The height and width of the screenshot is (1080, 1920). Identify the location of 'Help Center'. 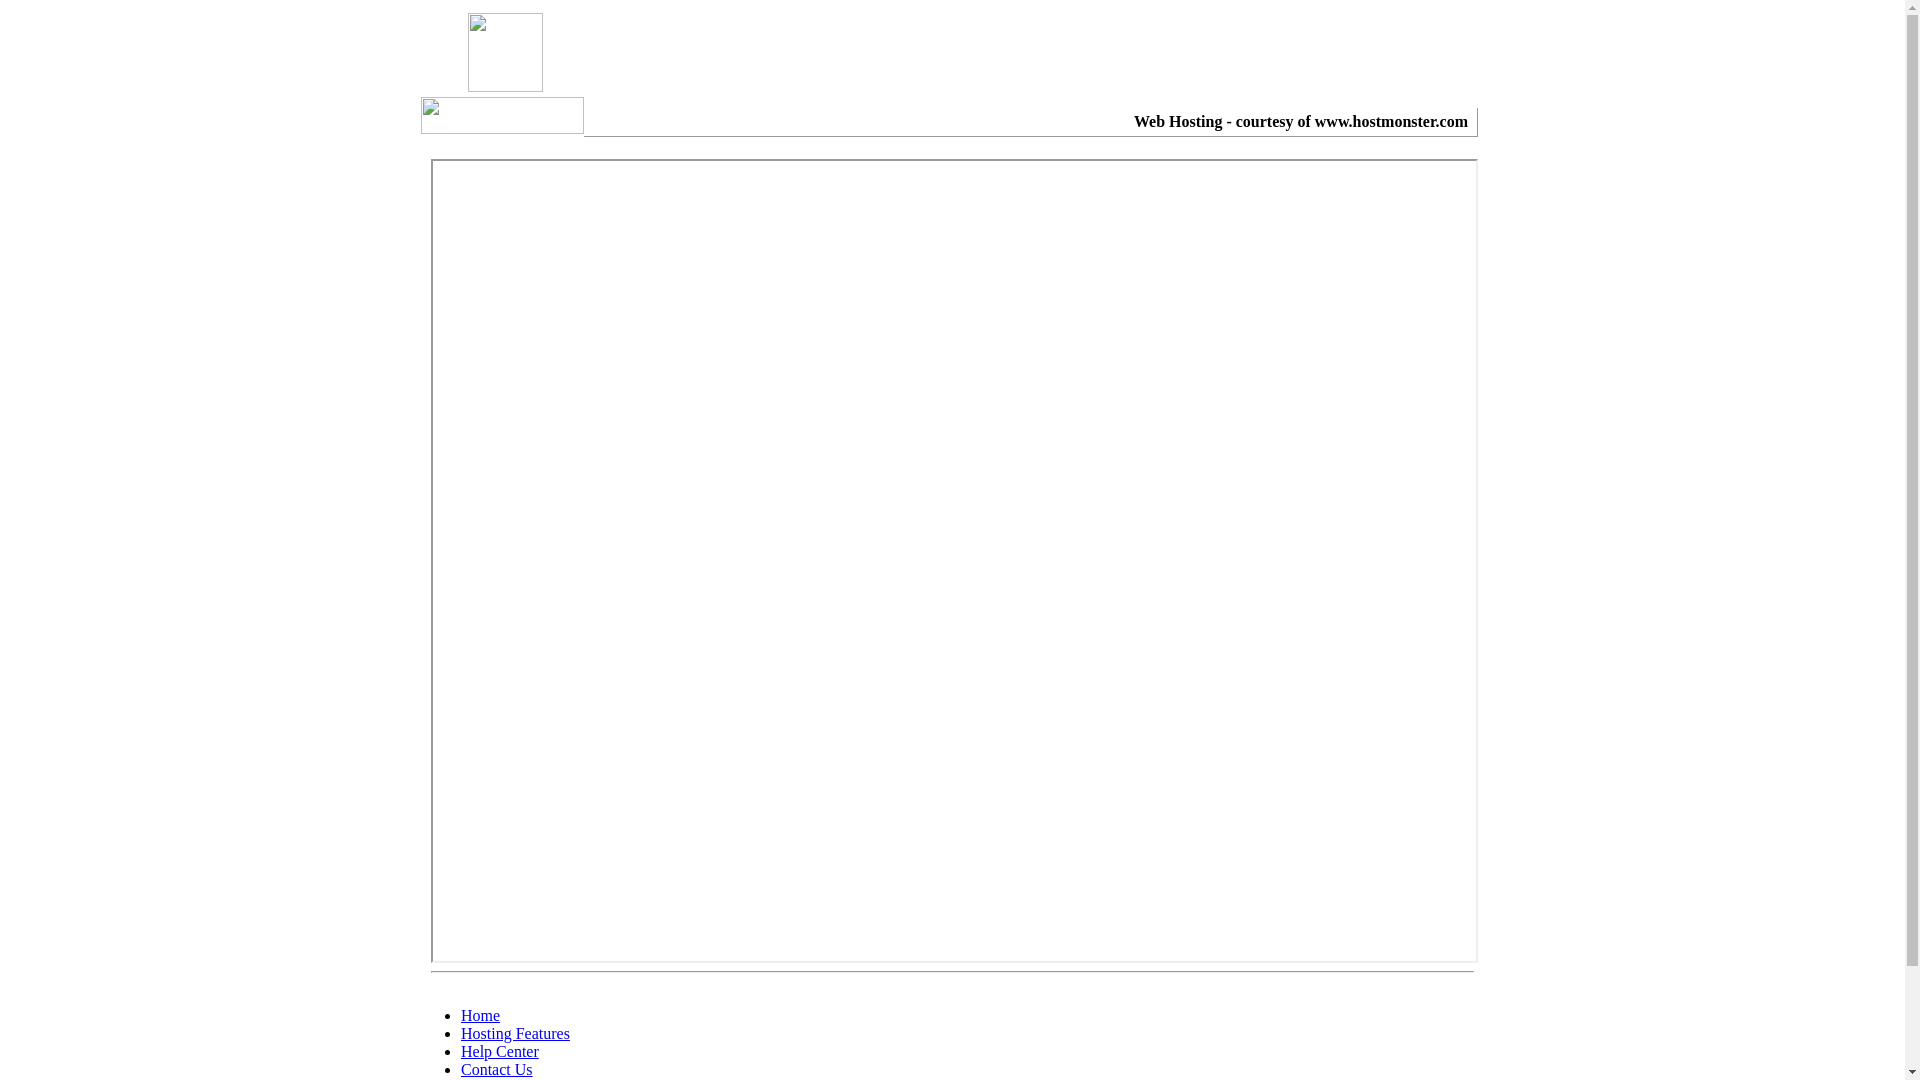
(499, 1050).